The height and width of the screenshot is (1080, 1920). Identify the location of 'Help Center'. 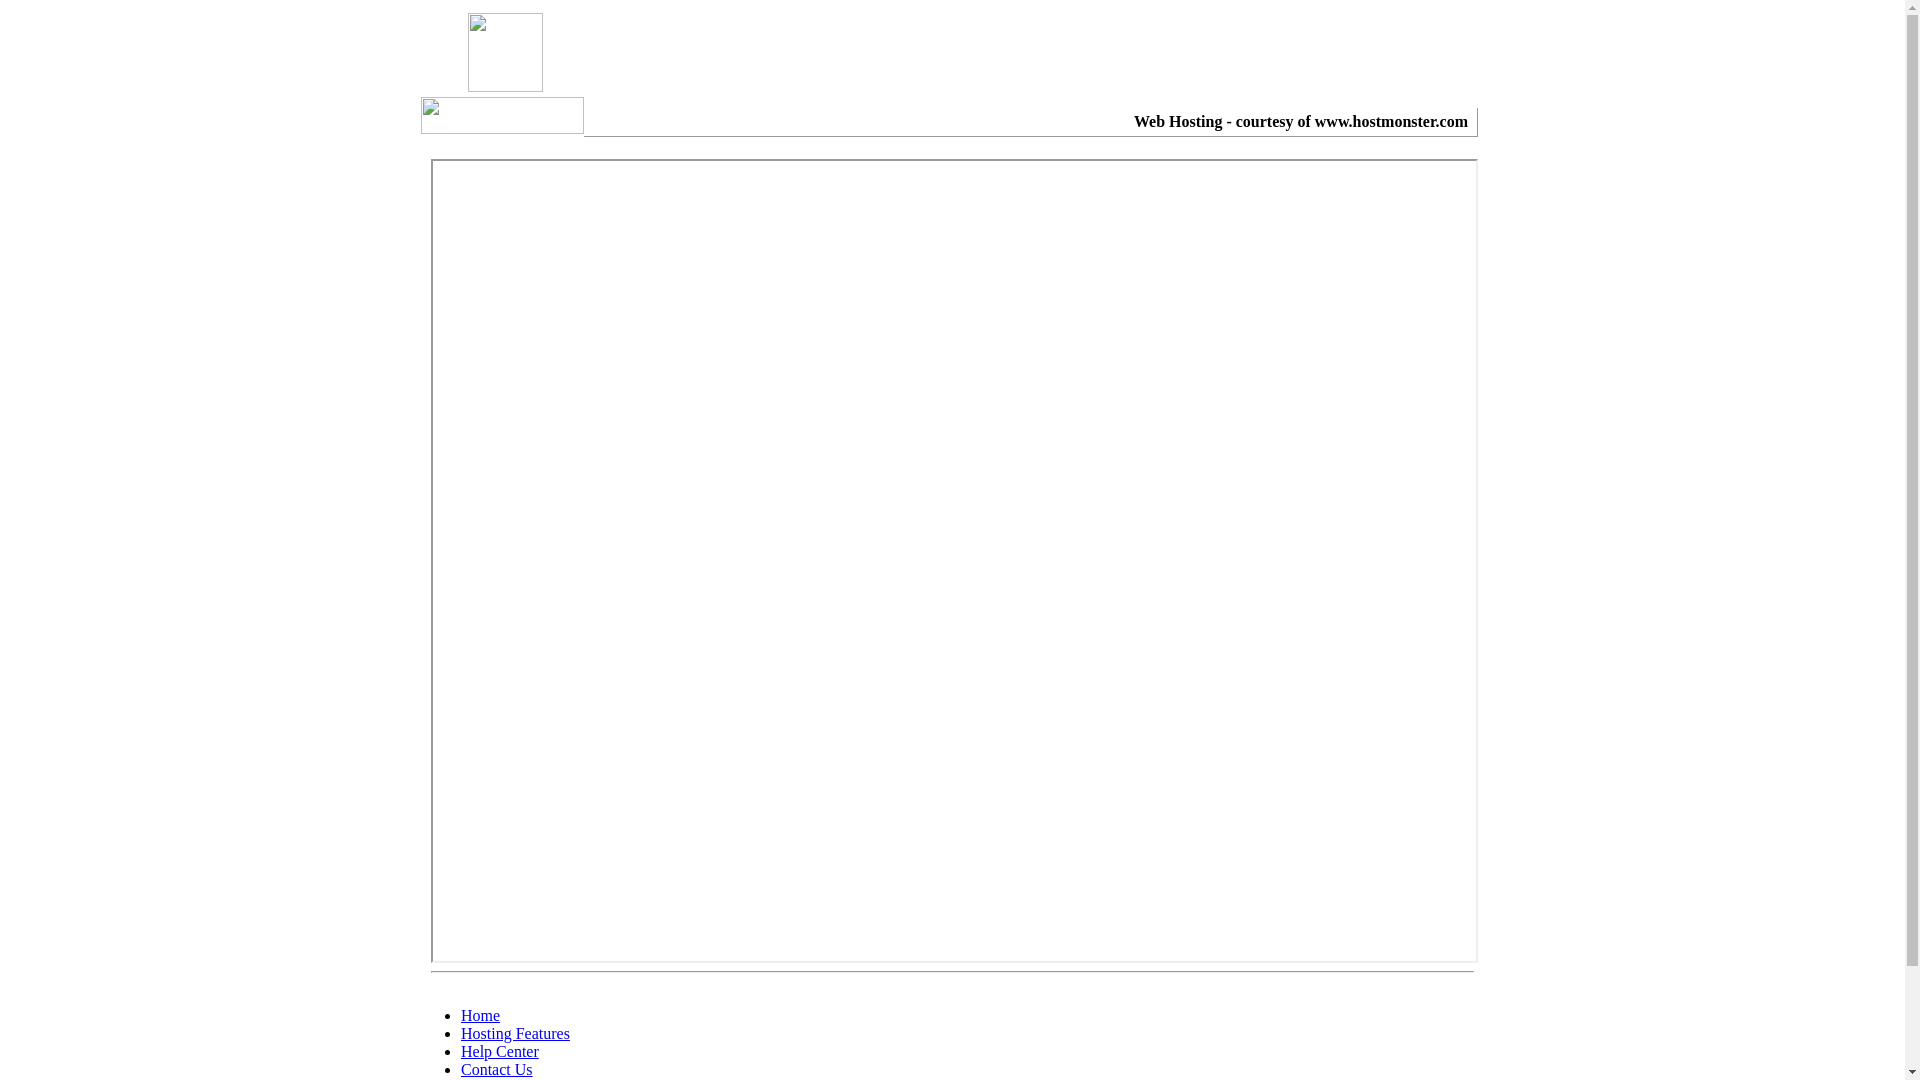
(499, 1050).